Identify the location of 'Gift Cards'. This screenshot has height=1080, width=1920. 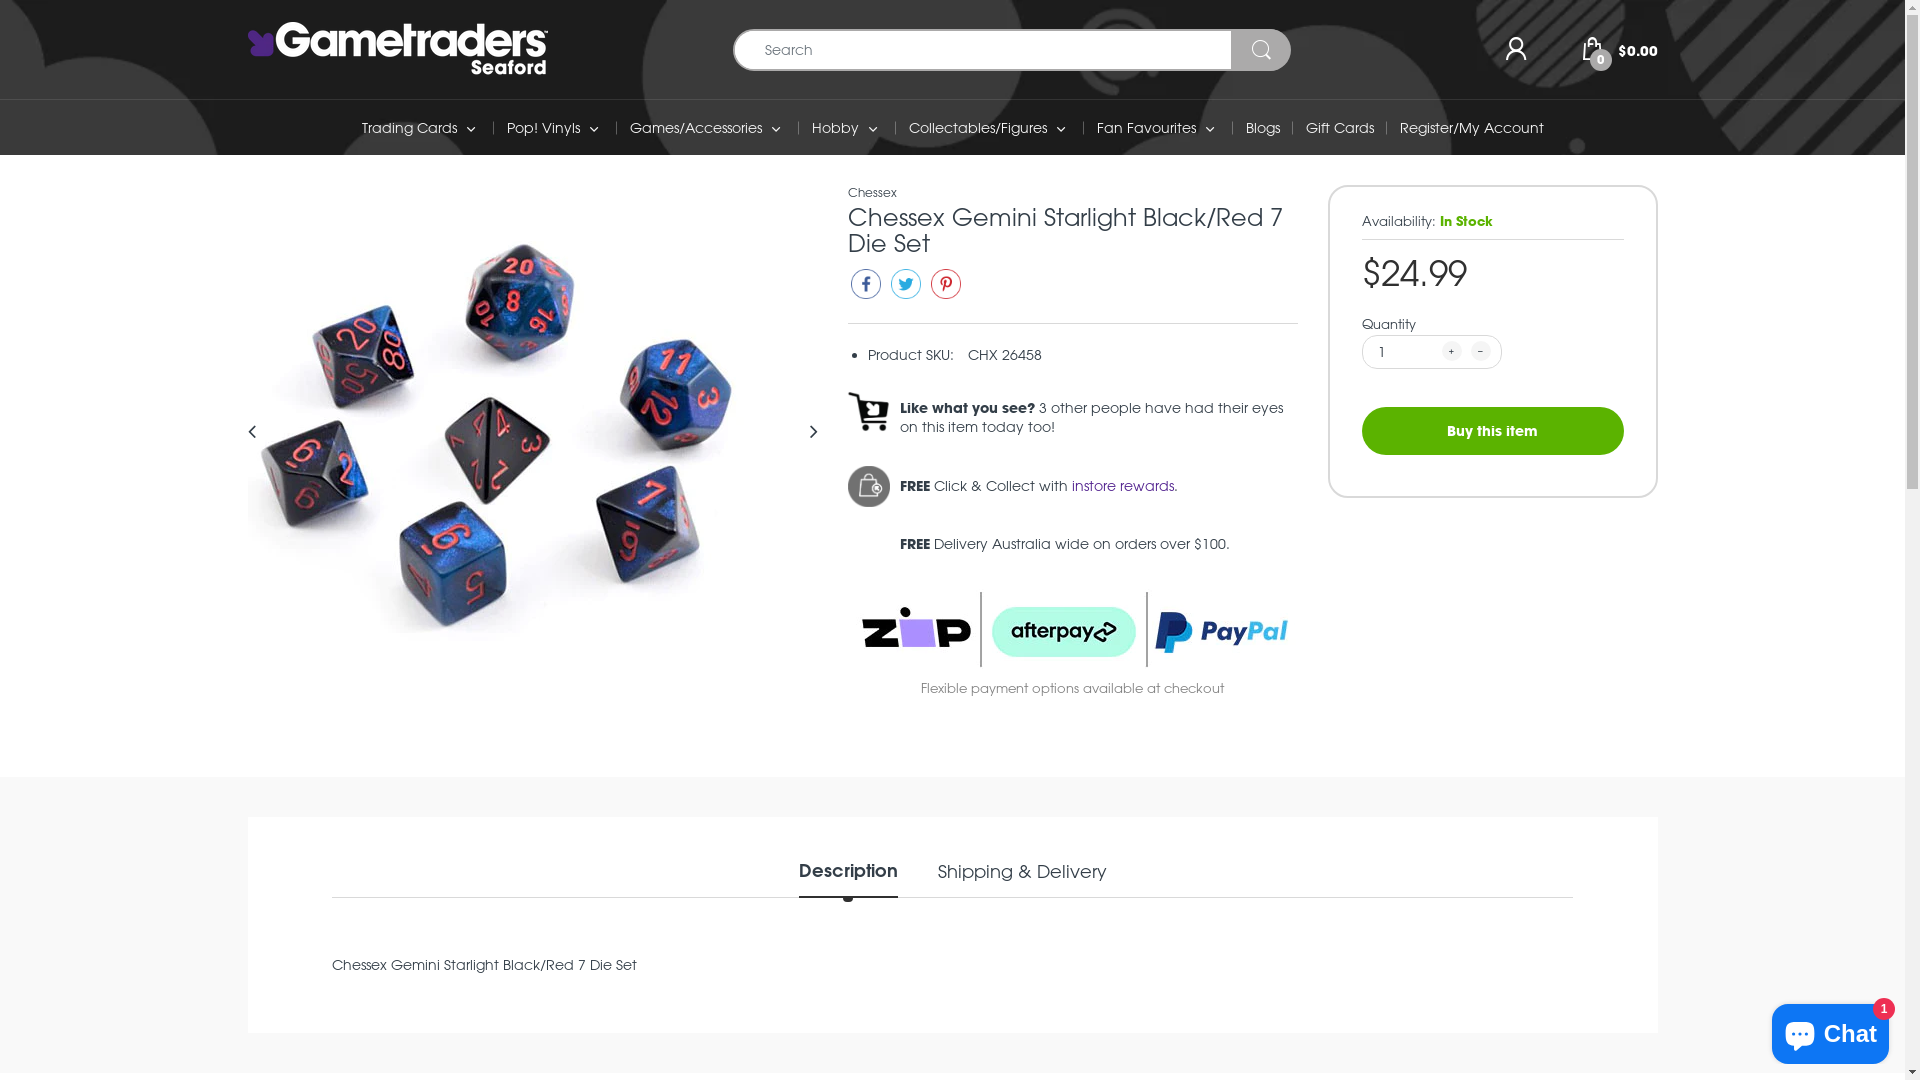
(1305, 127).